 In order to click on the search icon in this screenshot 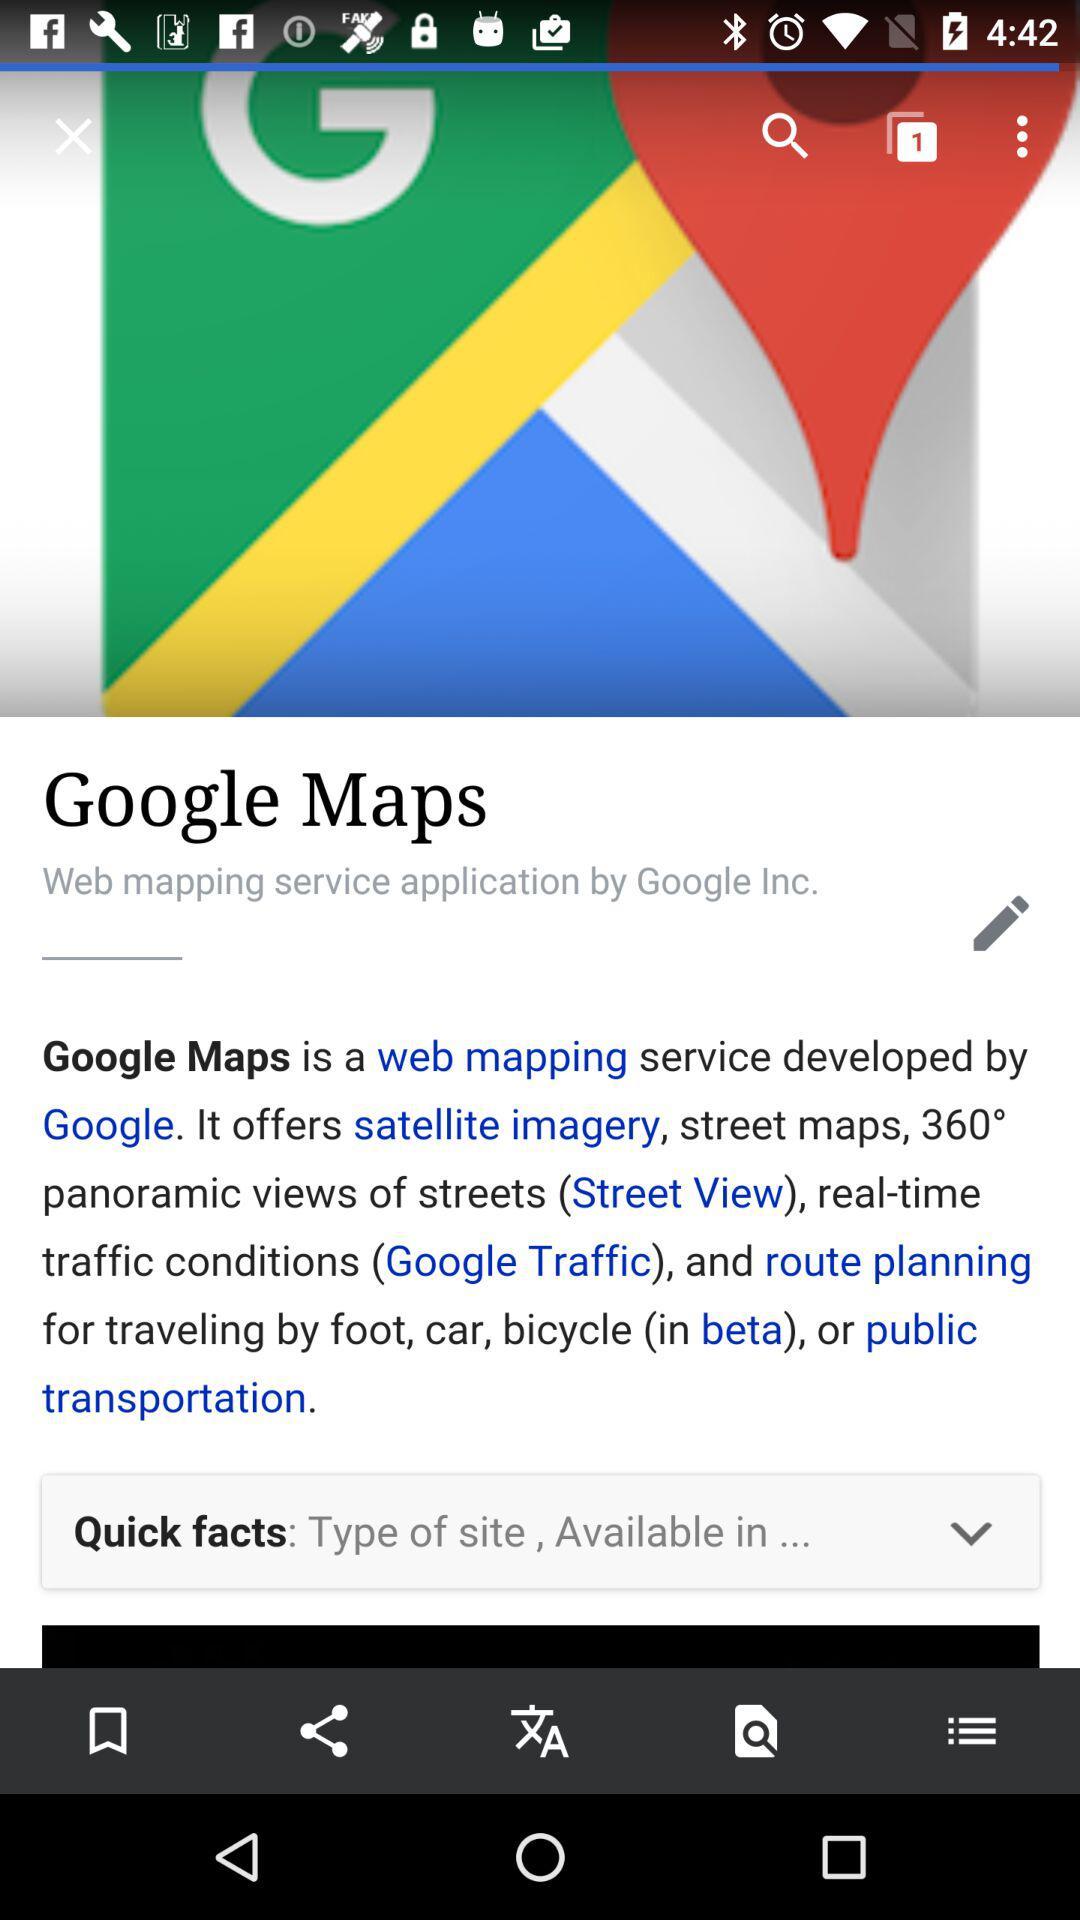, I will do `click(785, 136)`.